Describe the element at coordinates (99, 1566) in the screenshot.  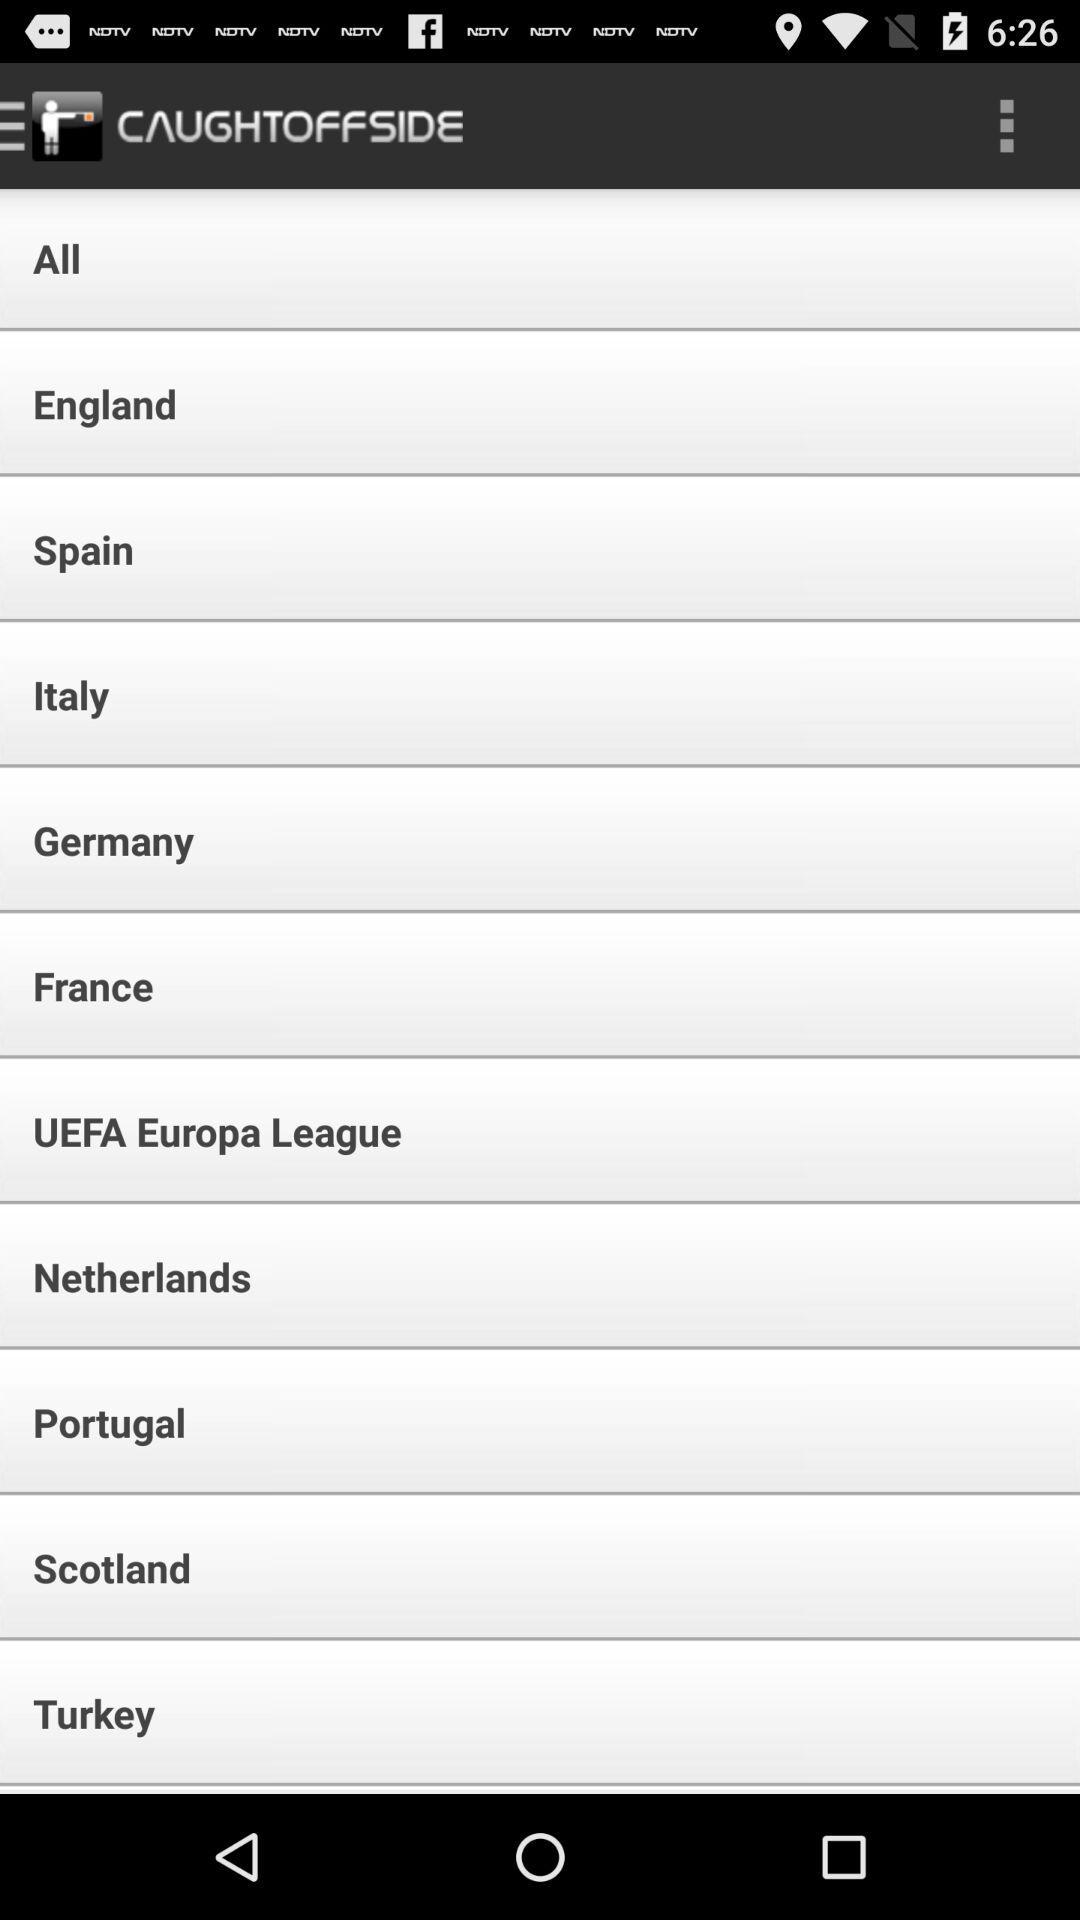
I see `icon below portugal app` at that location.